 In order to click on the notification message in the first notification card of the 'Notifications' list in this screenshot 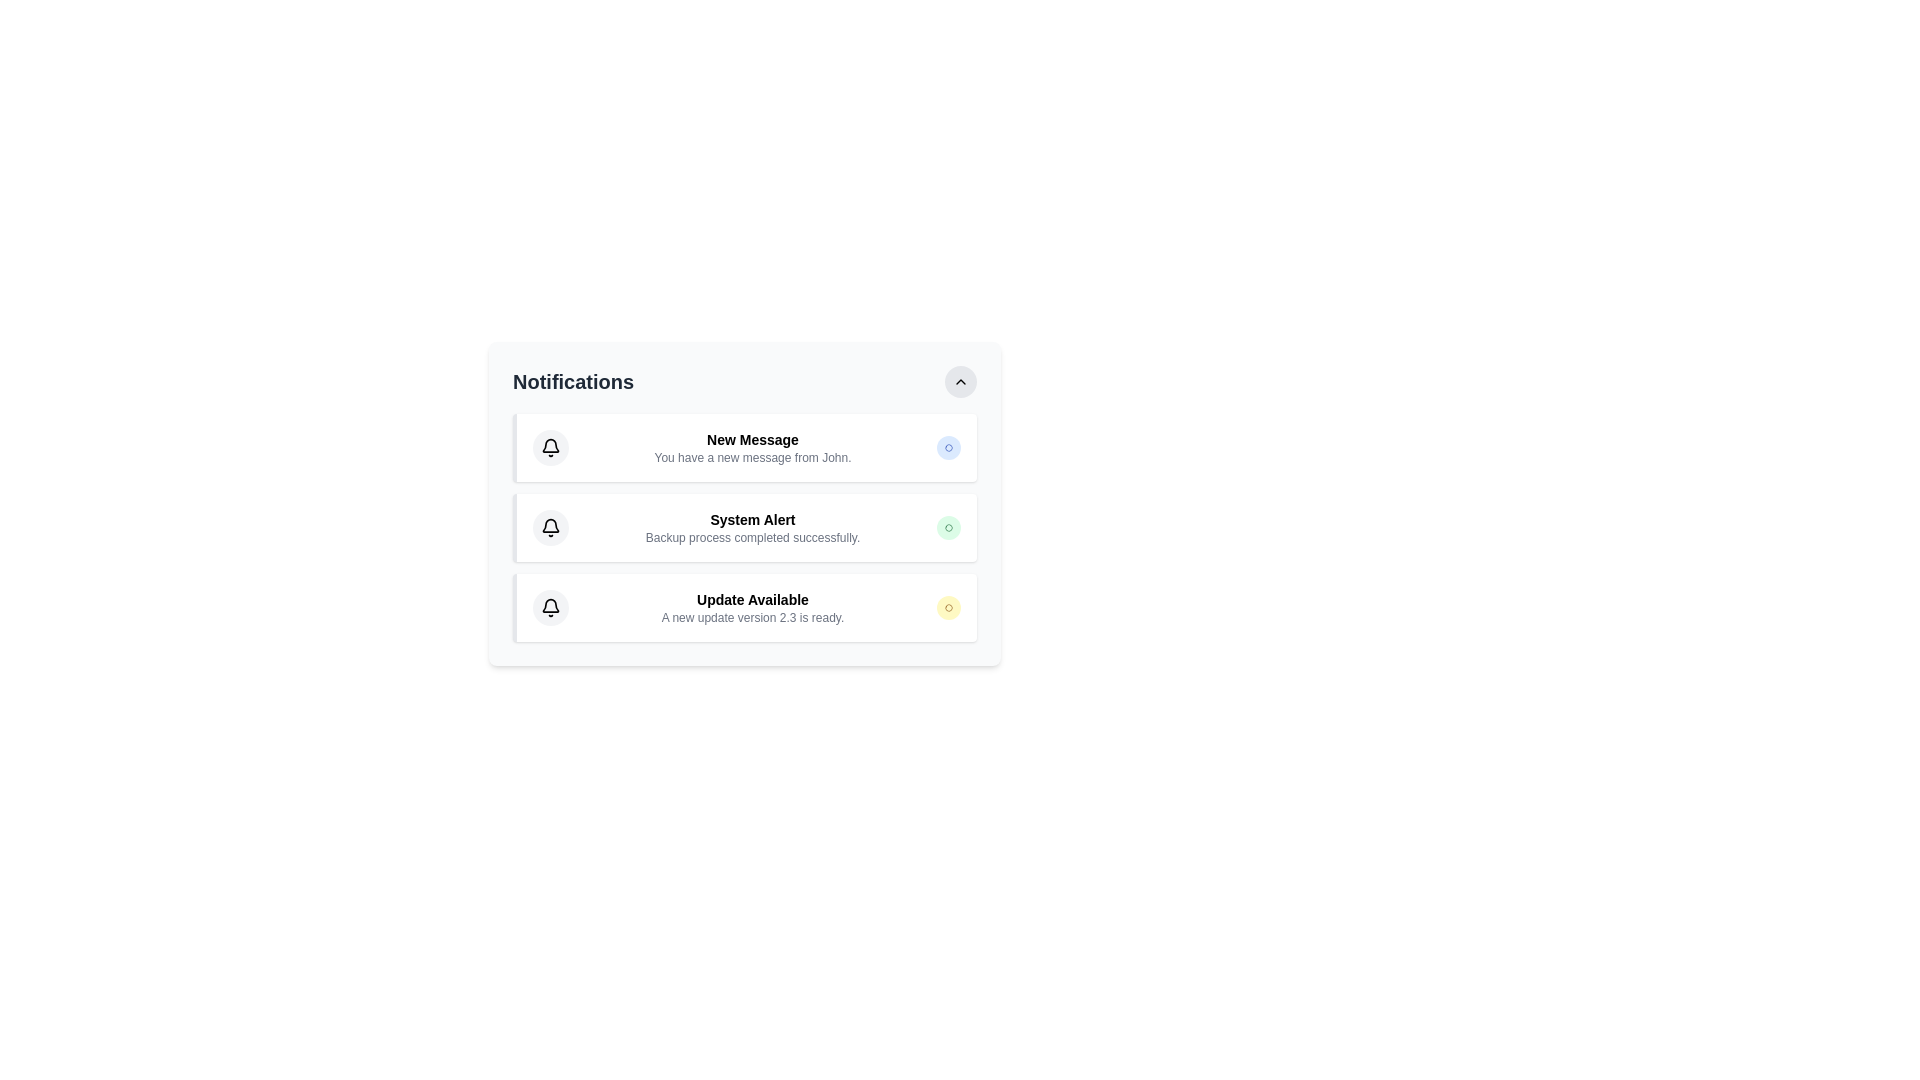, I will do `click(752, 446)`.